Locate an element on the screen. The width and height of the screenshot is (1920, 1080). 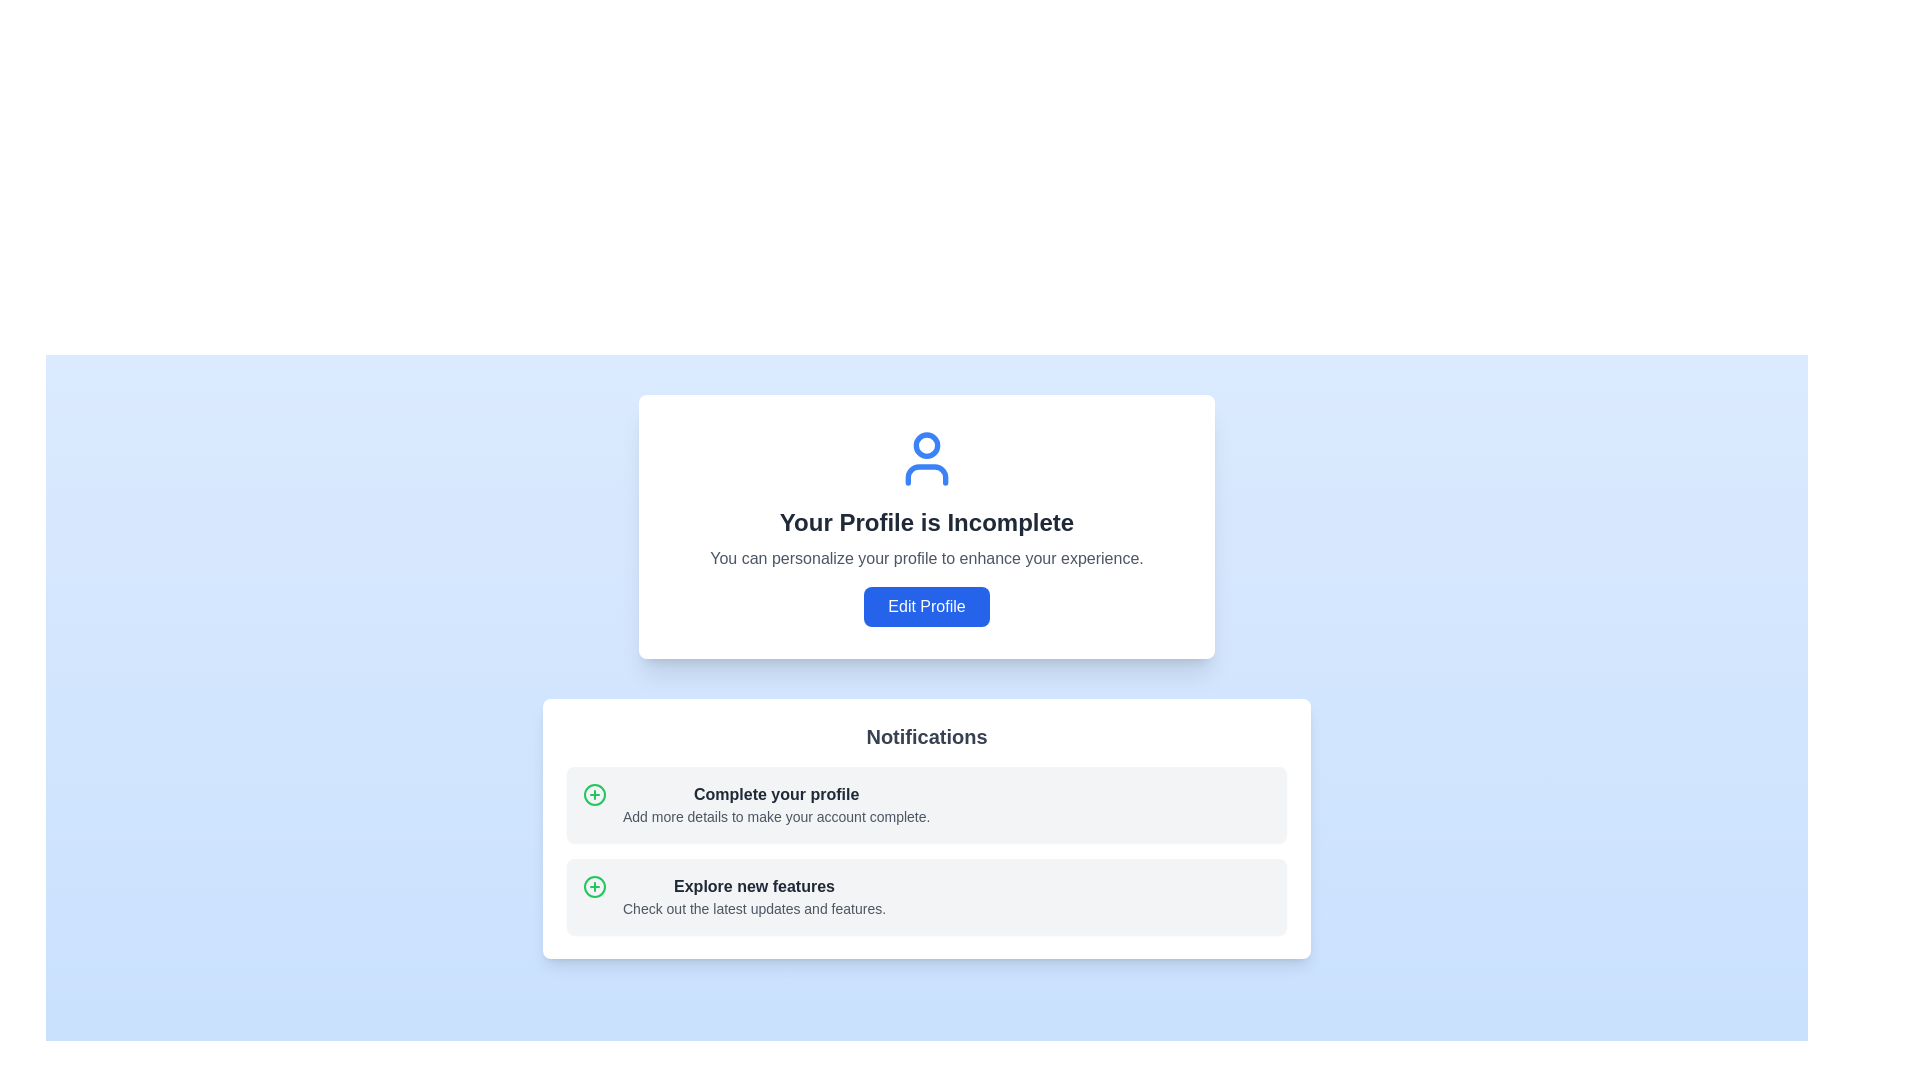
the circular green outlined icon with a plus sign in the center, located next to the notification box that reads 'Complete your profile - Add more details to make your account complete' is located at coordinates (594, 793).